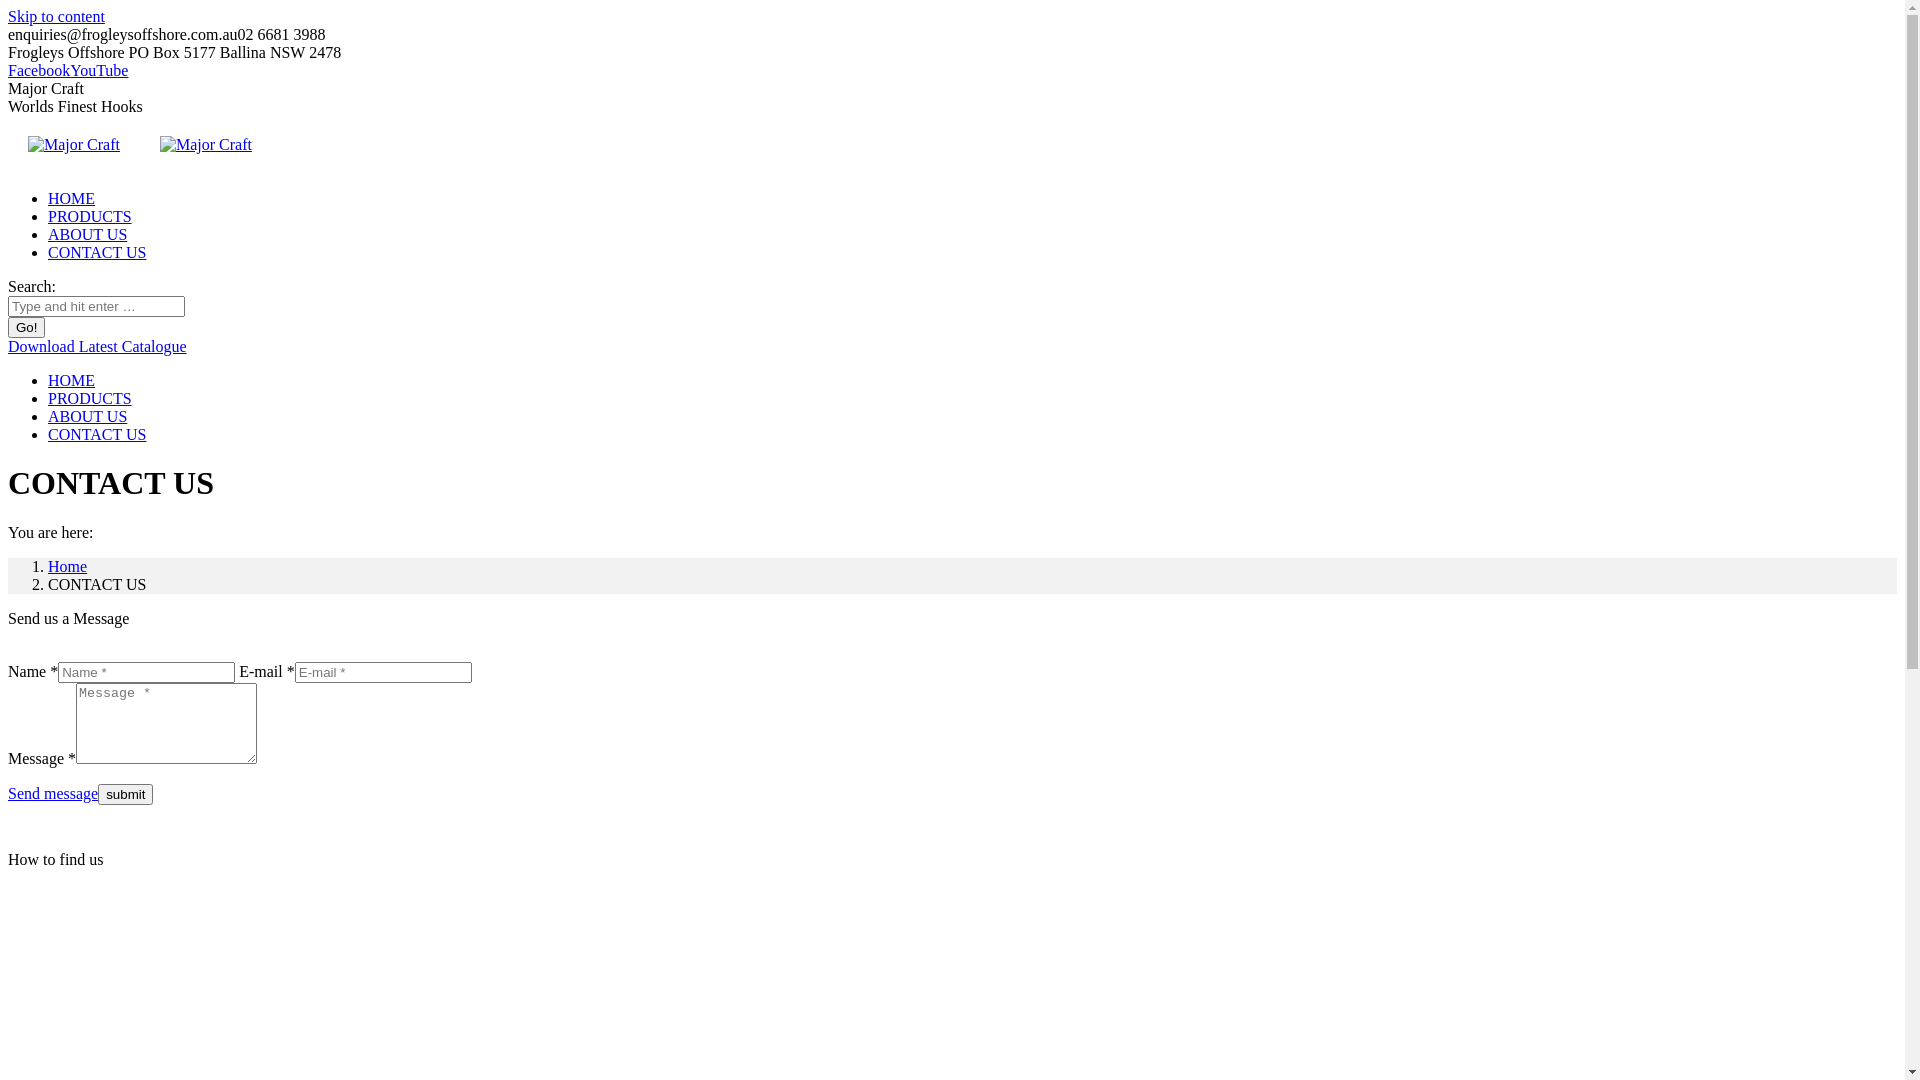 The width and height of the screenshot is (1920, 1080). Describe the element at coordinates (89, 216) in the screenshot. I see `'PRODUCTS'` at that location.